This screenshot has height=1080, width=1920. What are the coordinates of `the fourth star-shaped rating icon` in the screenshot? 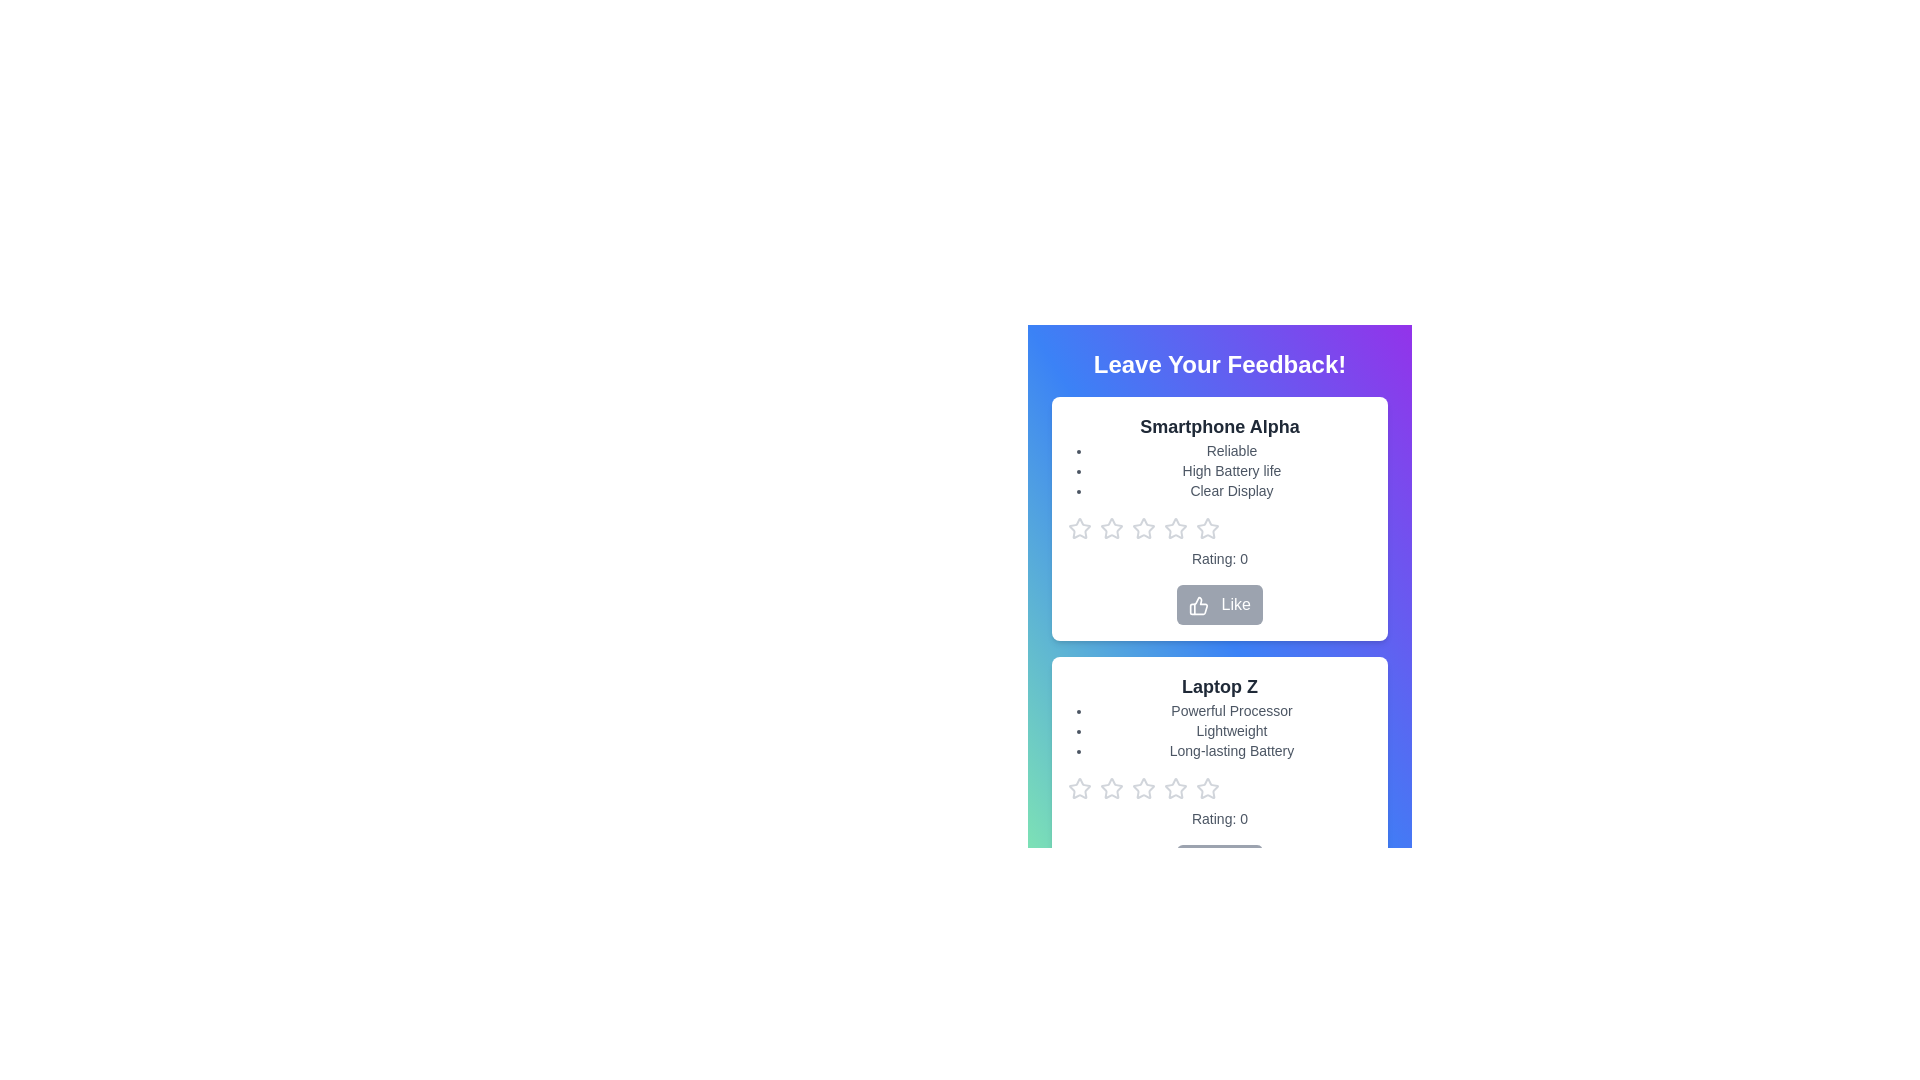 It's located at (1176, 787).